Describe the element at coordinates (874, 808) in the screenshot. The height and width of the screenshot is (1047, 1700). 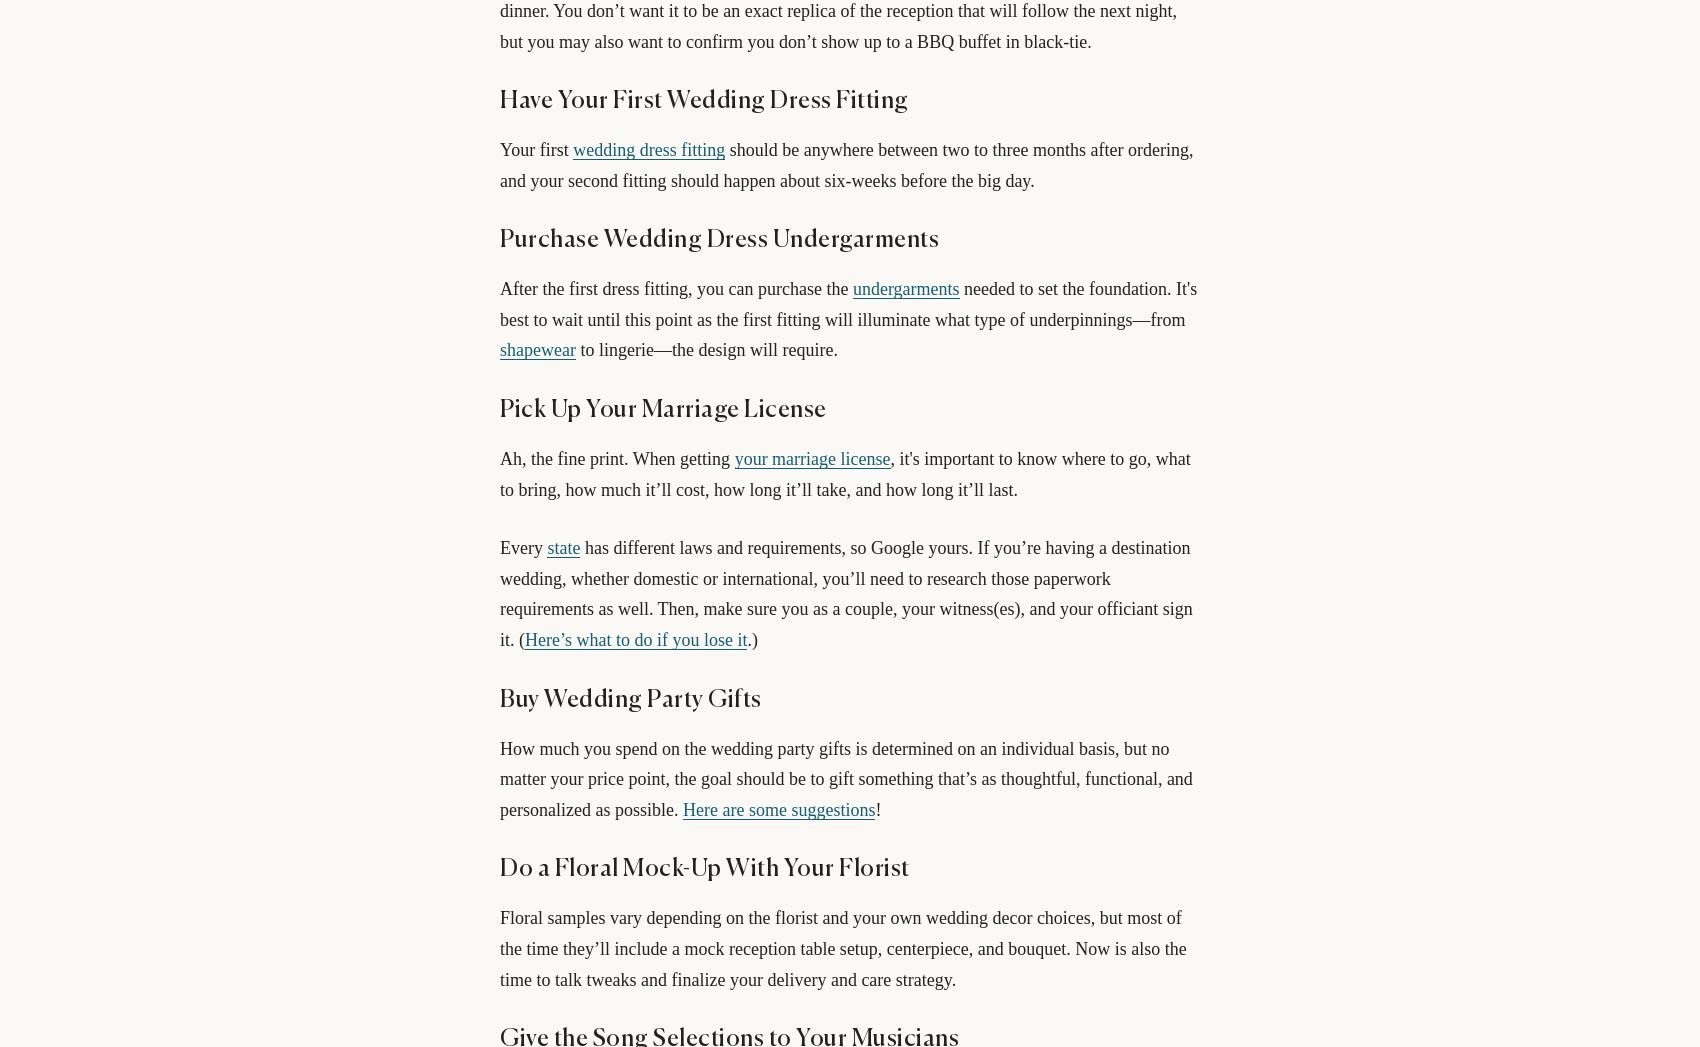
I see `'!'` at that location.